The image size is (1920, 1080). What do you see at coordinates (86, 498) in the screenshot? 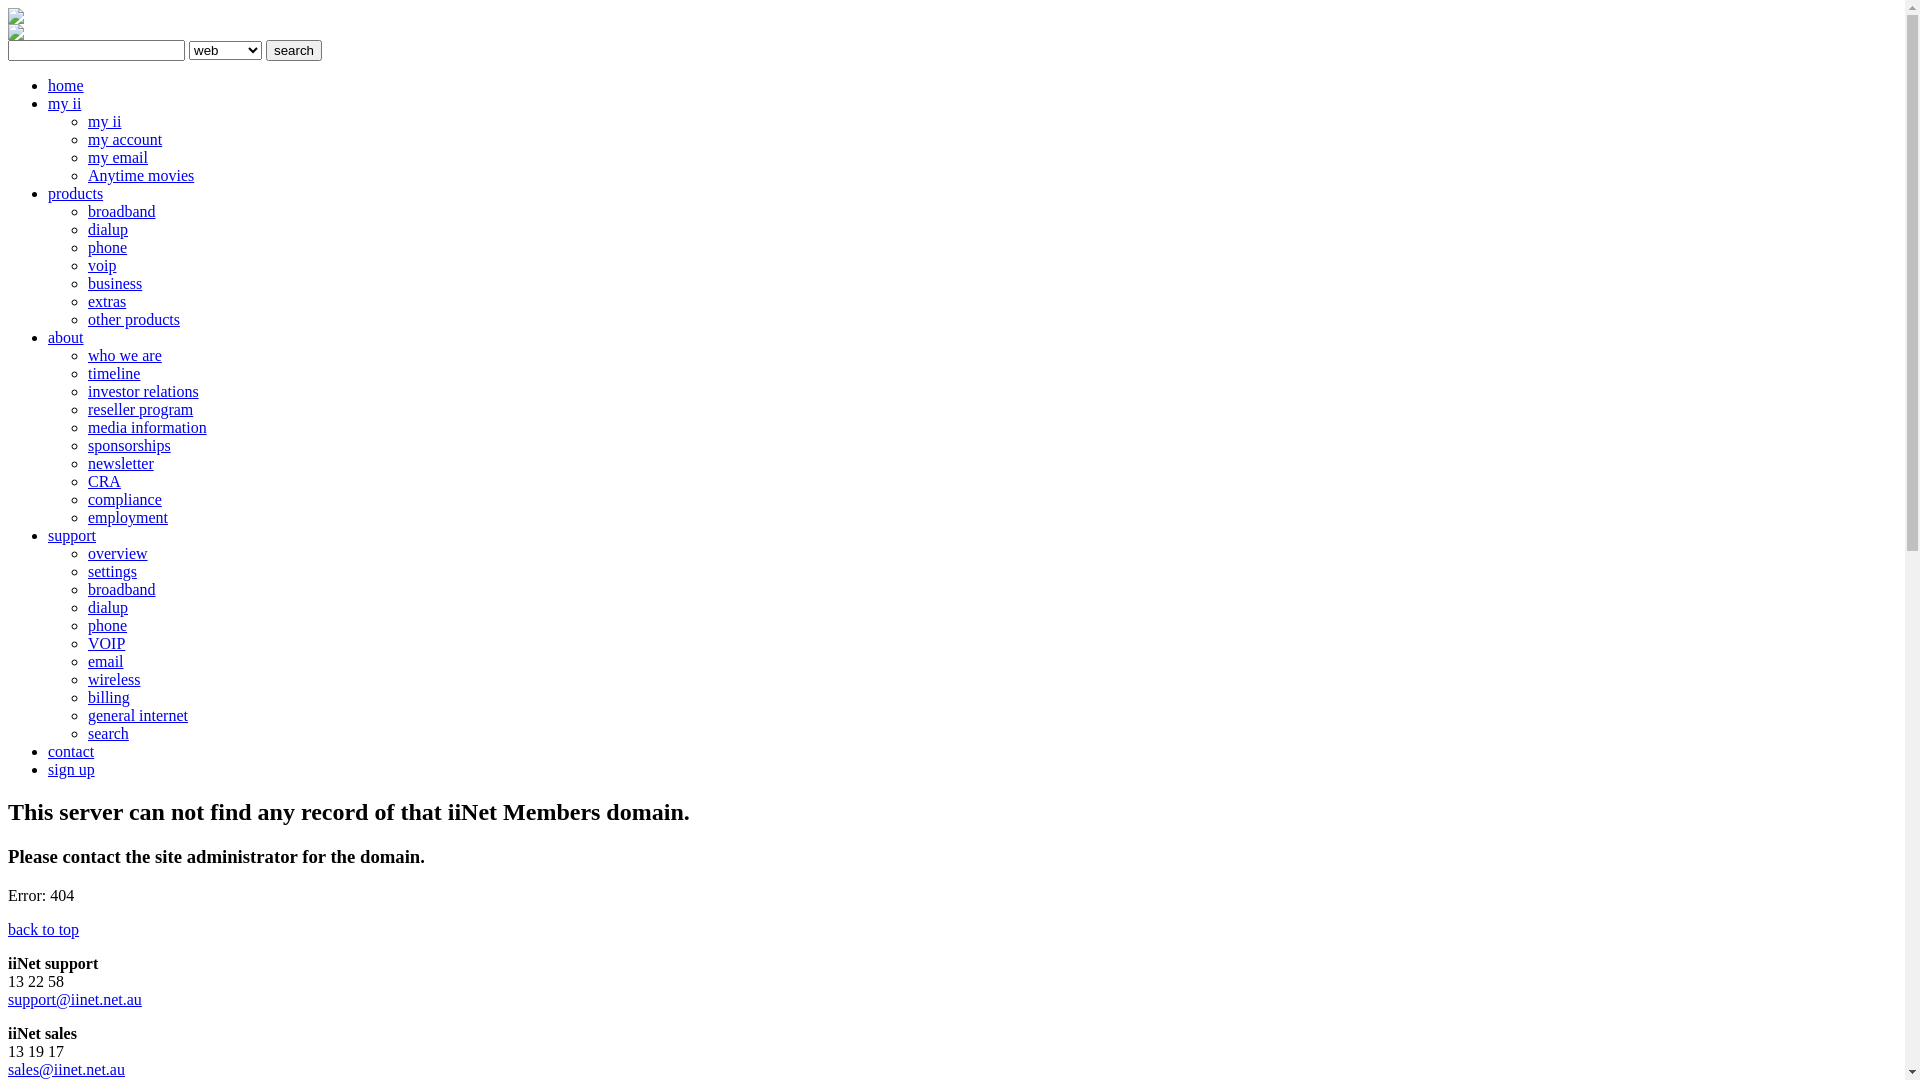
I see `'compliance'` at bounding box center [86, 498].